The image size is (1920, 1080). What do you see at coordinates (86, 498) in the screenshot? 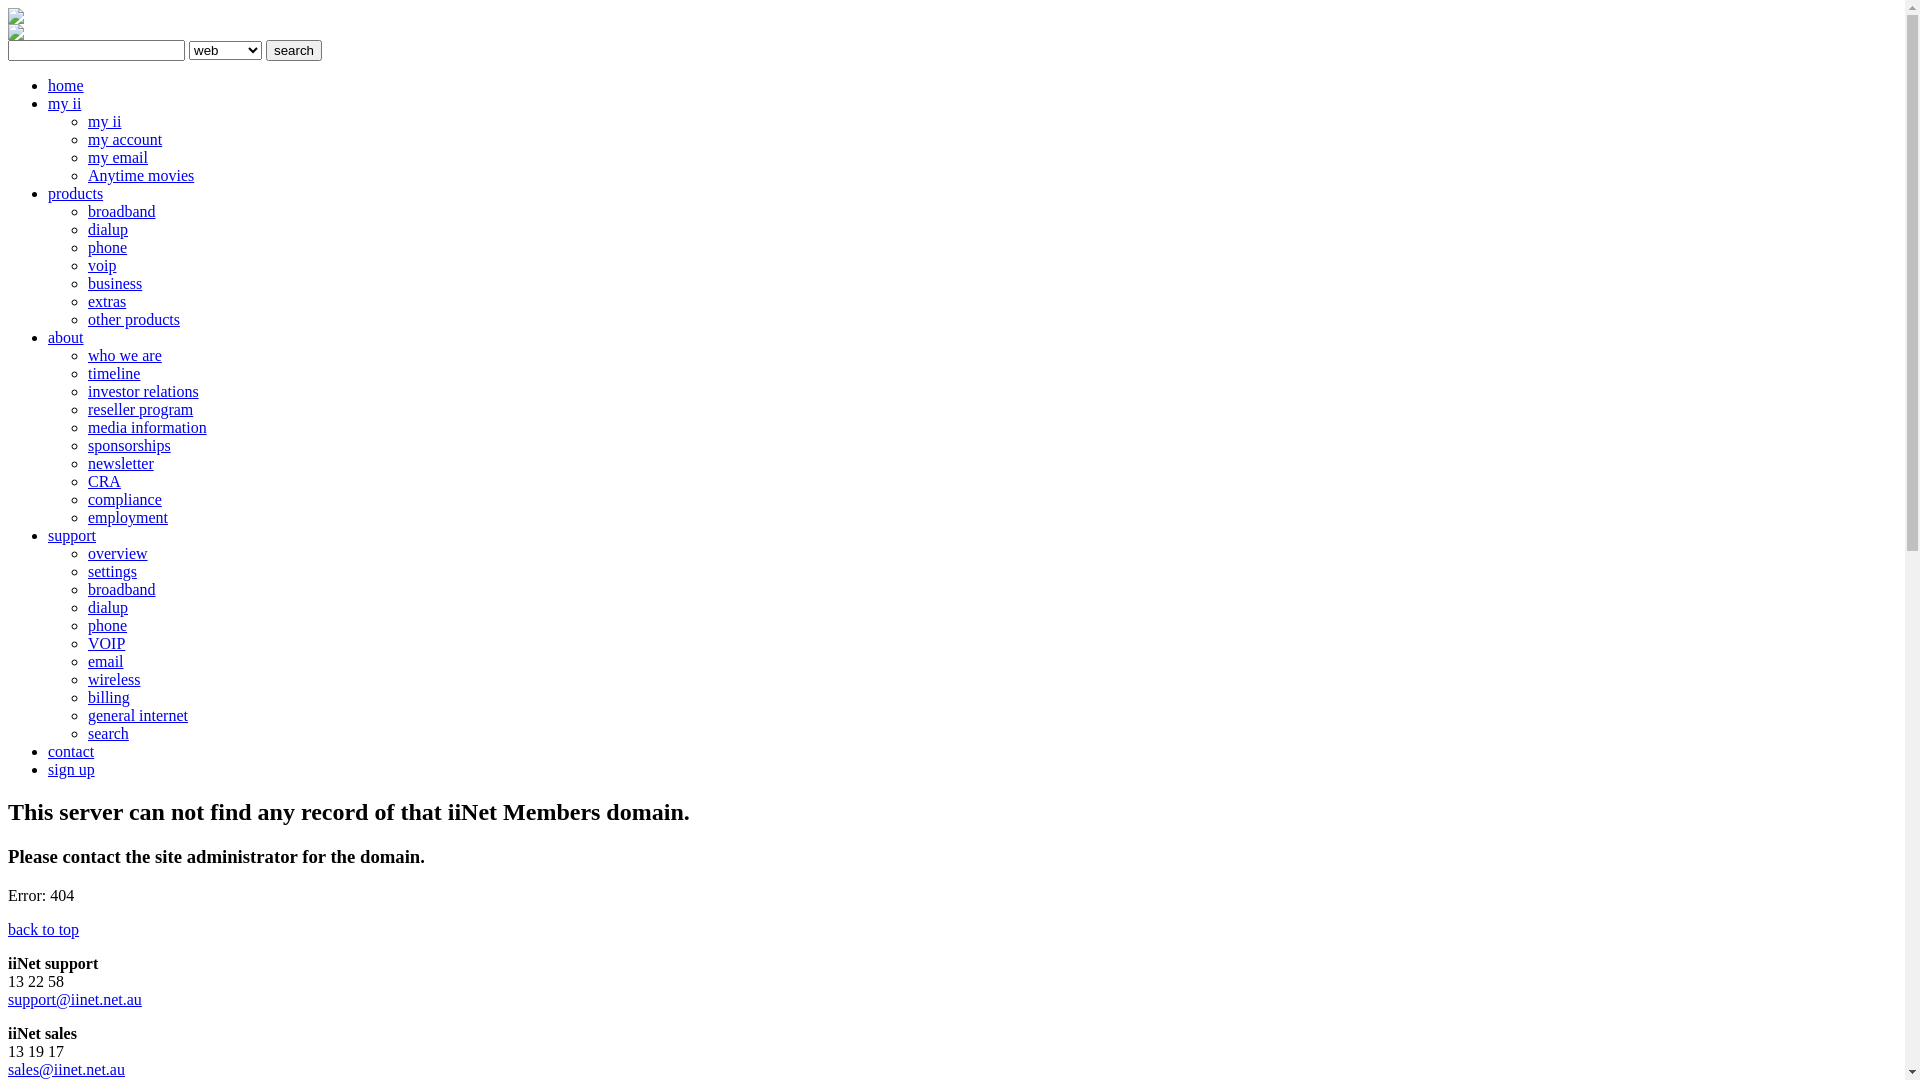
I see `'compliance'` at bounding box center [86, 498].